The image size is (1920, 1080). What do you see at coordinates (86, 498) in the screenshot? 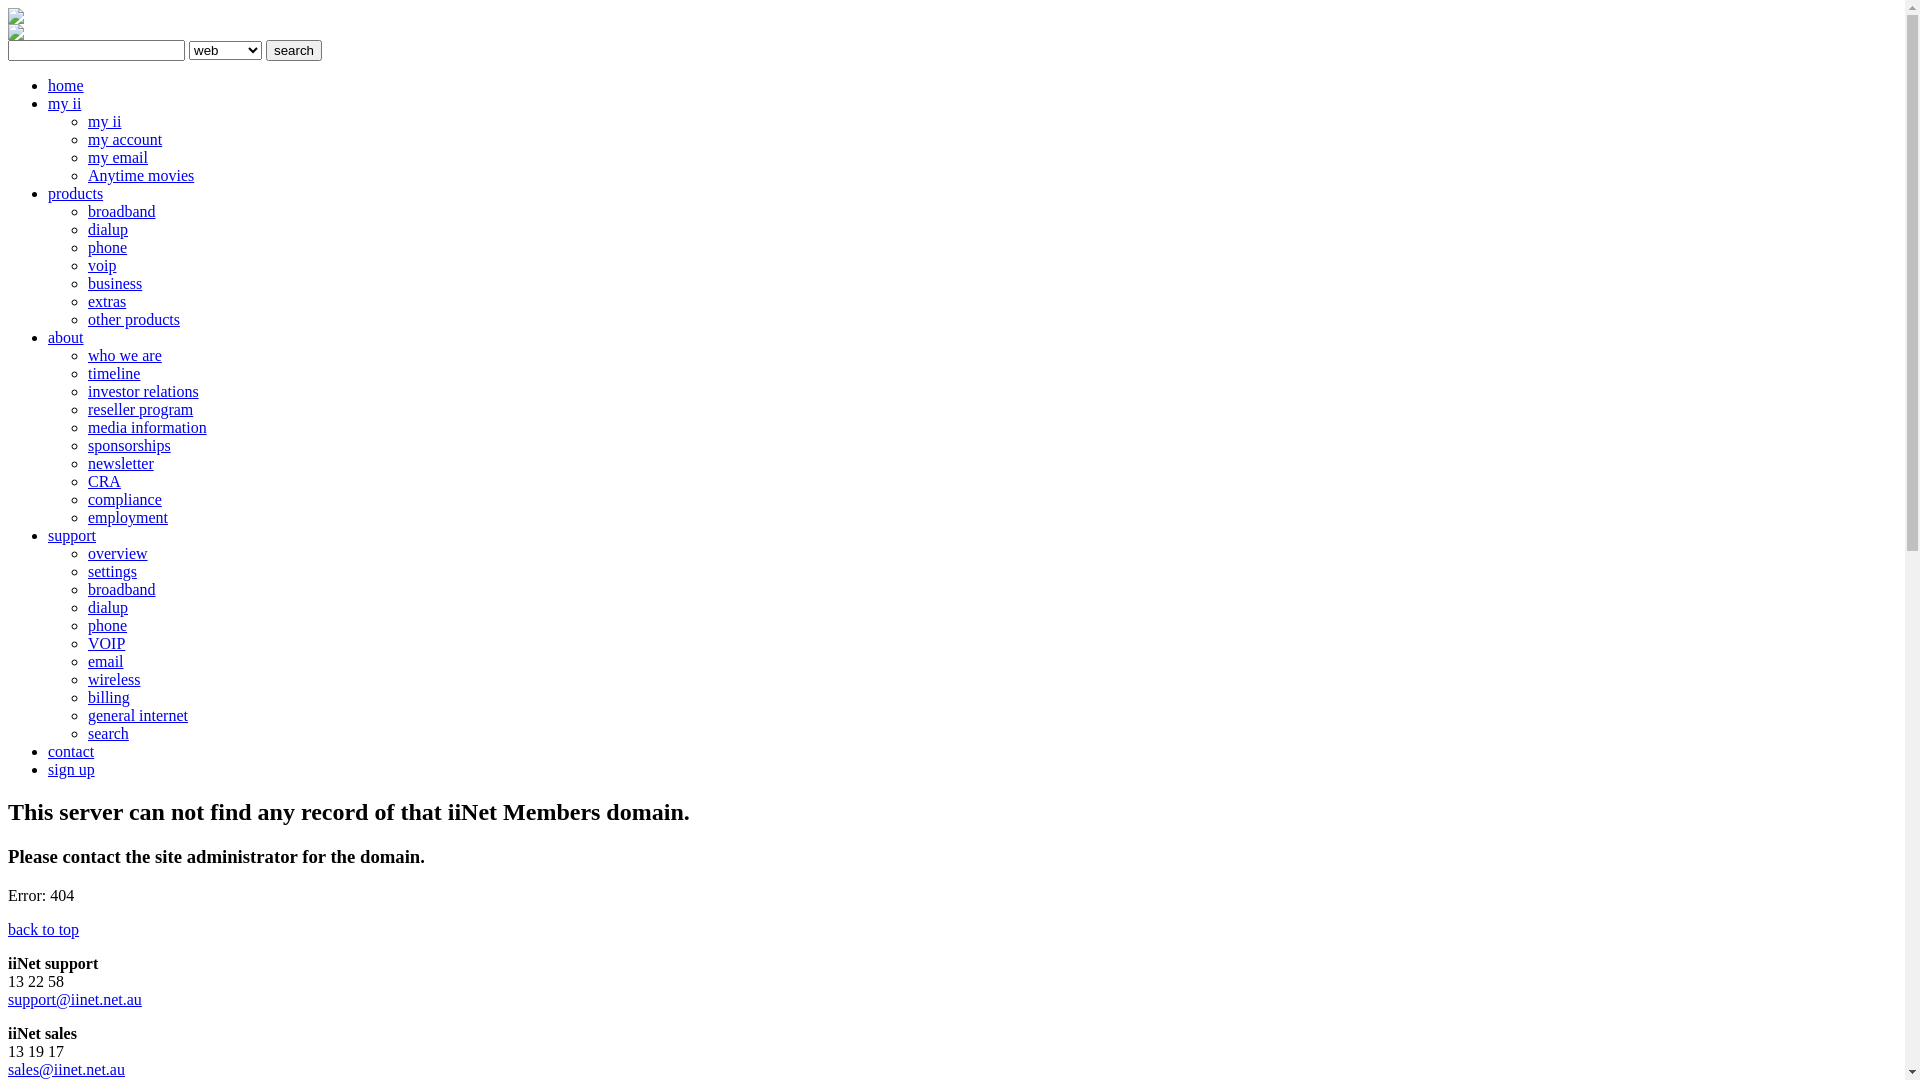
I see `'compliance'` at bounding box center [86, 498].